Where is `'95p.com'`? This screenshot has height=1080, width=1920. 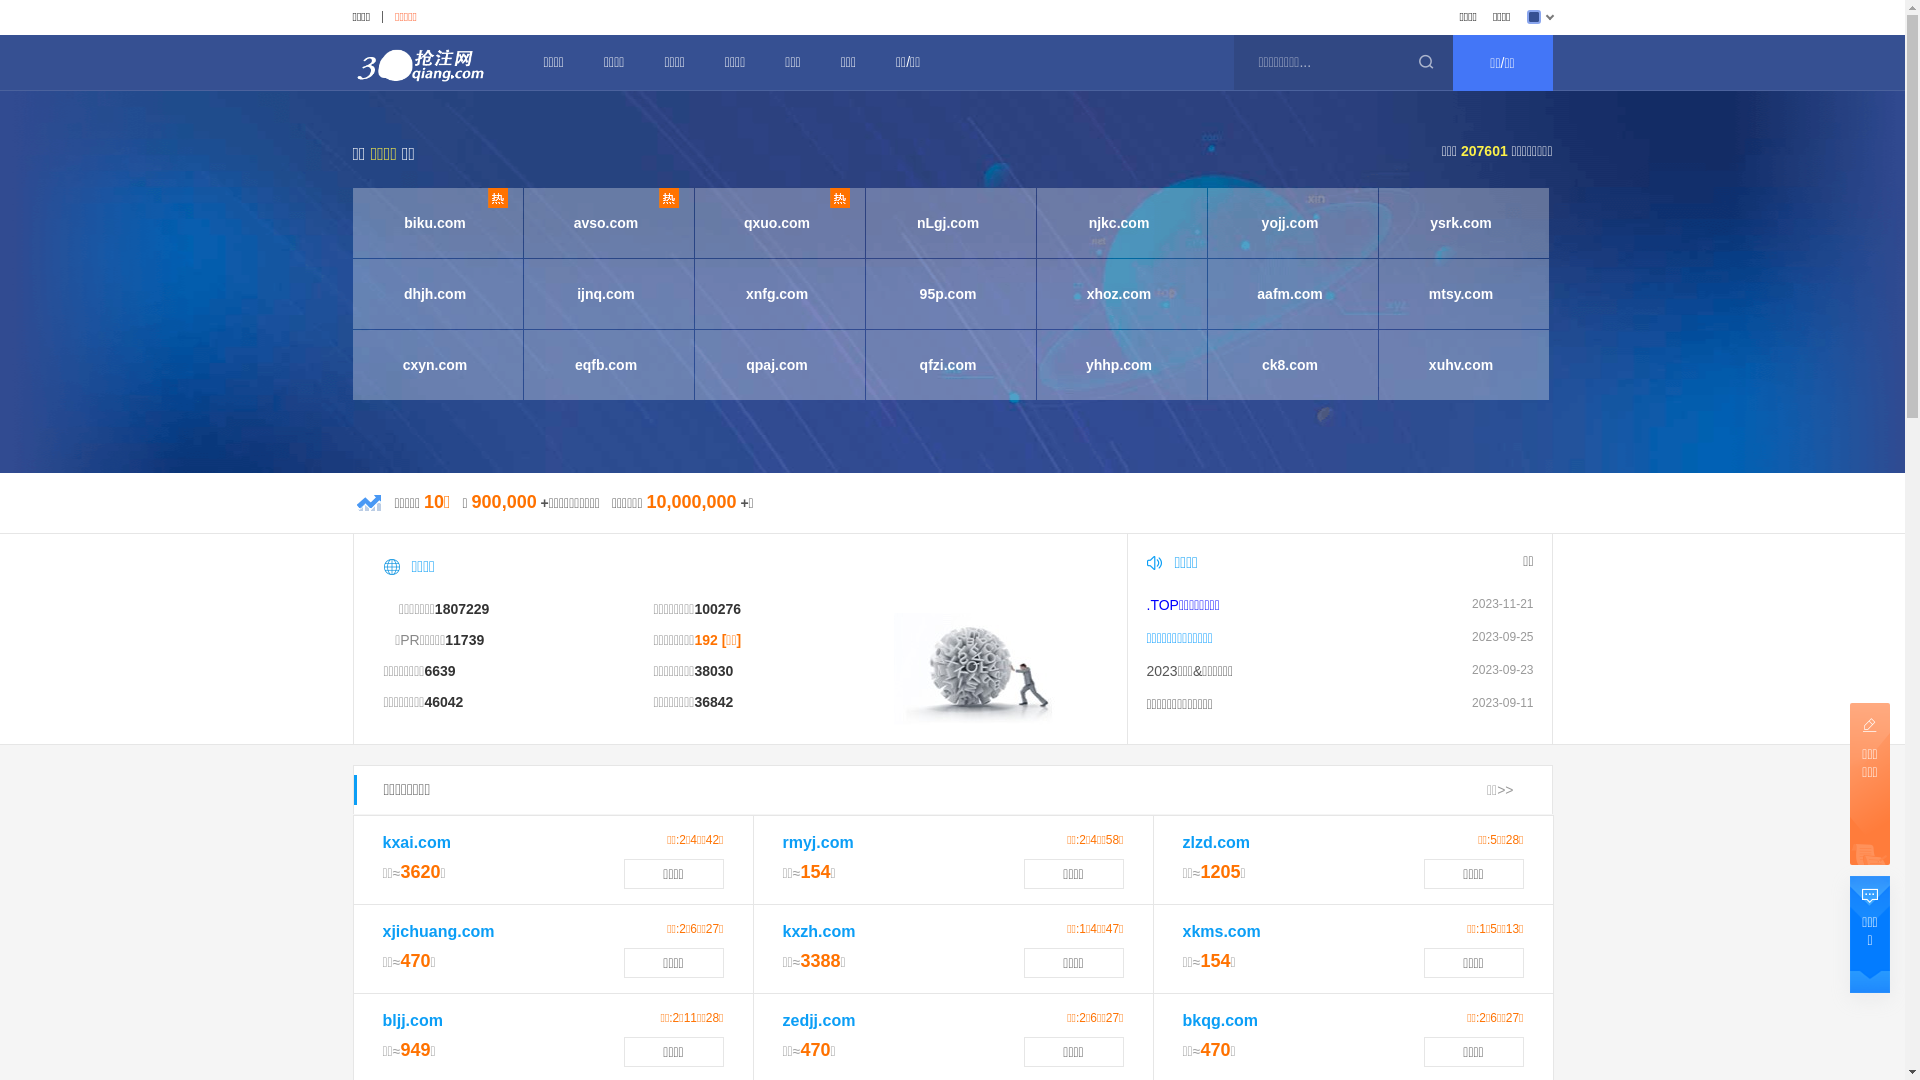 '95p.com' is located at coordinates (947, 293).